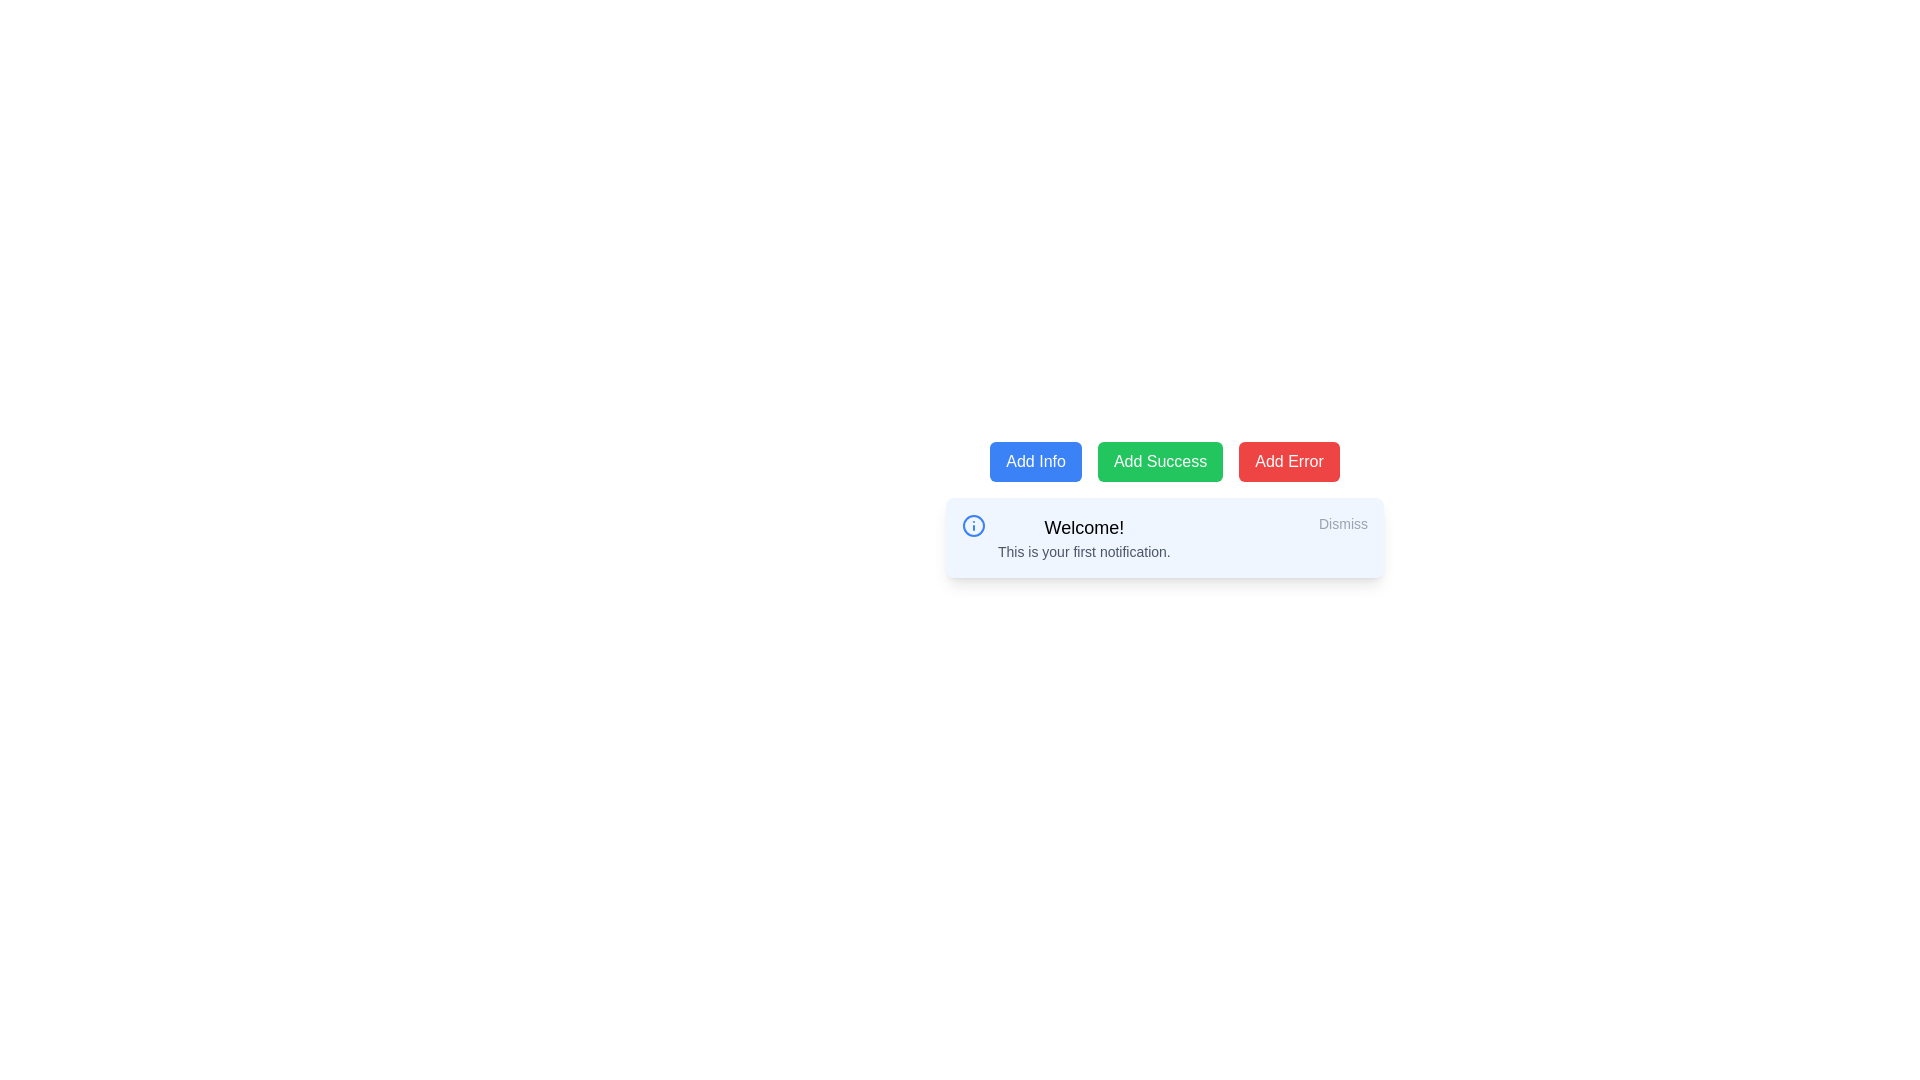 This screenshot has height=1080, width=1920. Describe the element at coordinates (1343, 523) in the screenshot. I see `the 'Dismiss' button located at the top-right corner of the notification` at that location.